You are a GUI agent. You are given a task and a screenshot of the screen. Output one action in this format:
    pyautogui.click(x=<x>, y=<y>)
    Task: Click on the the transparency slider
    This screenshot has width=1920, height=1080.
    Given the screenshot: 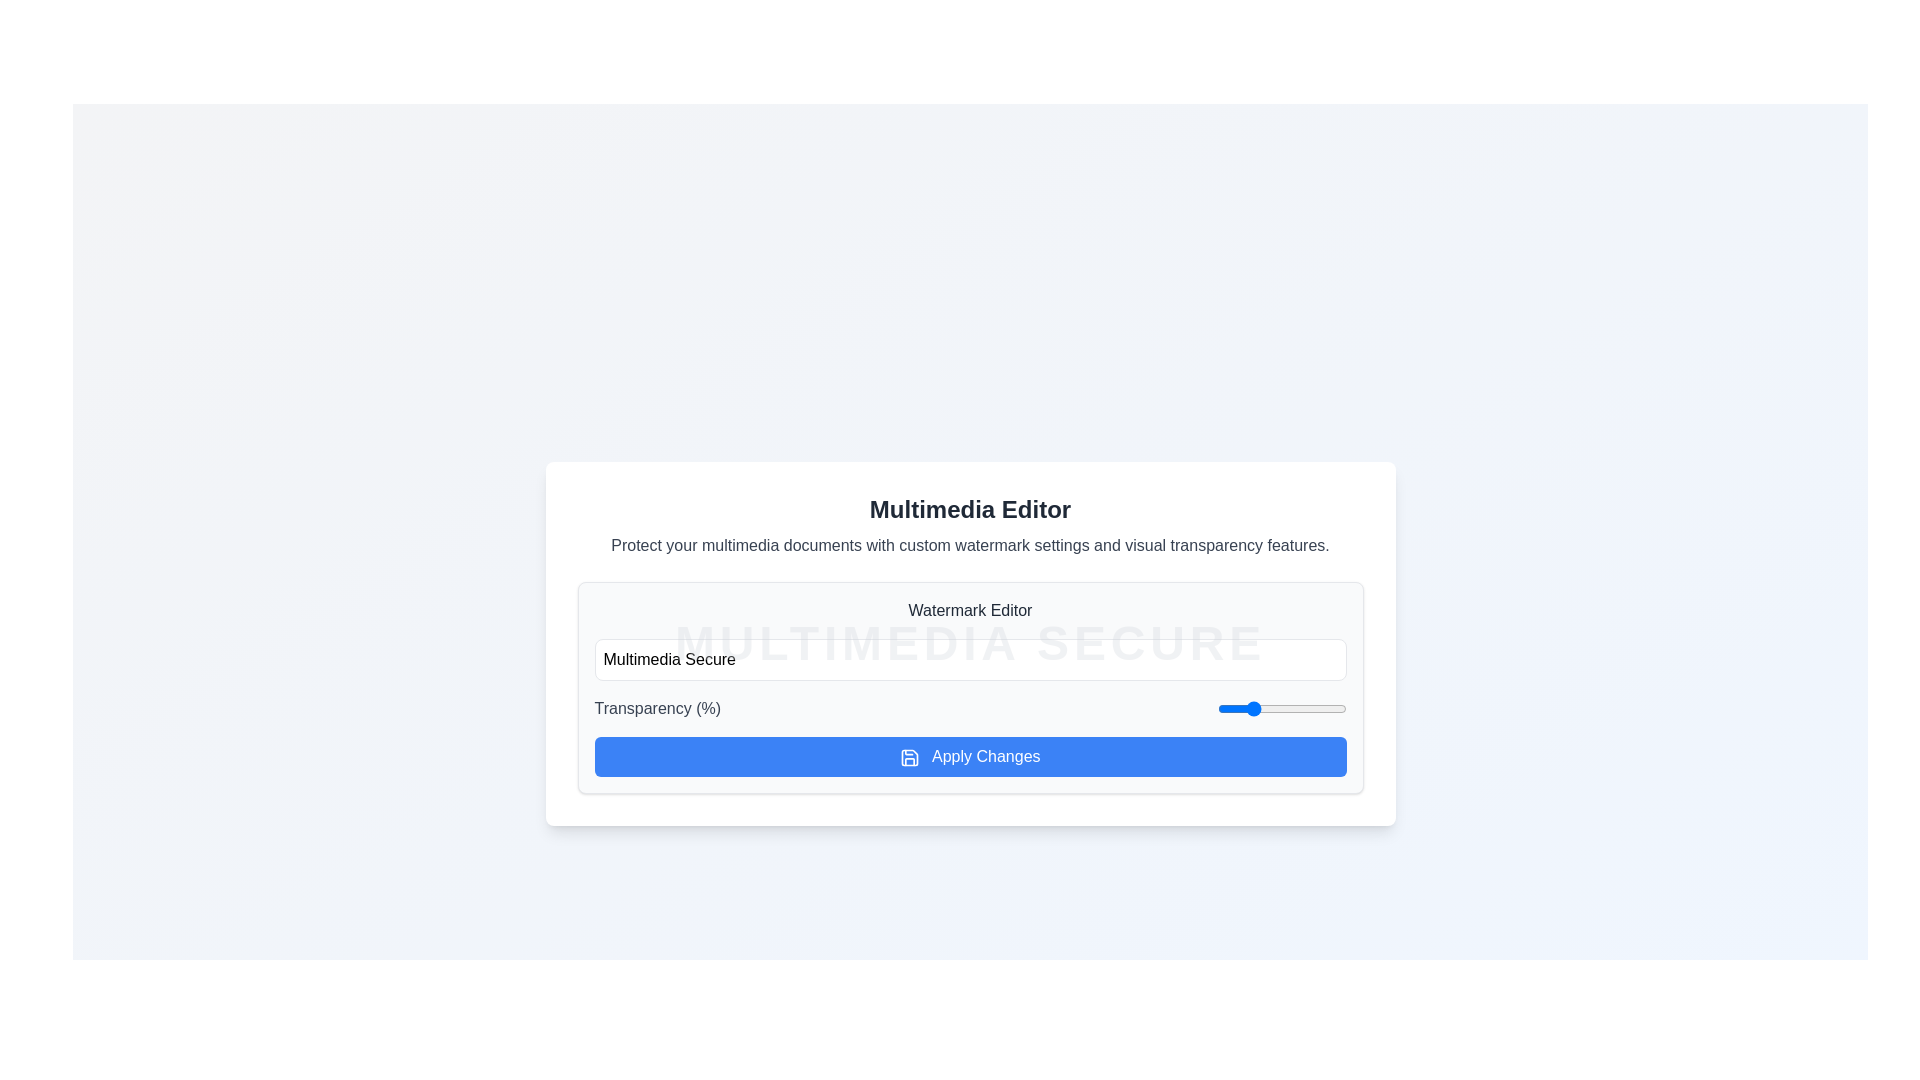 What is the action you would take?
    pyautogui.click(x=1248, y=708)
    